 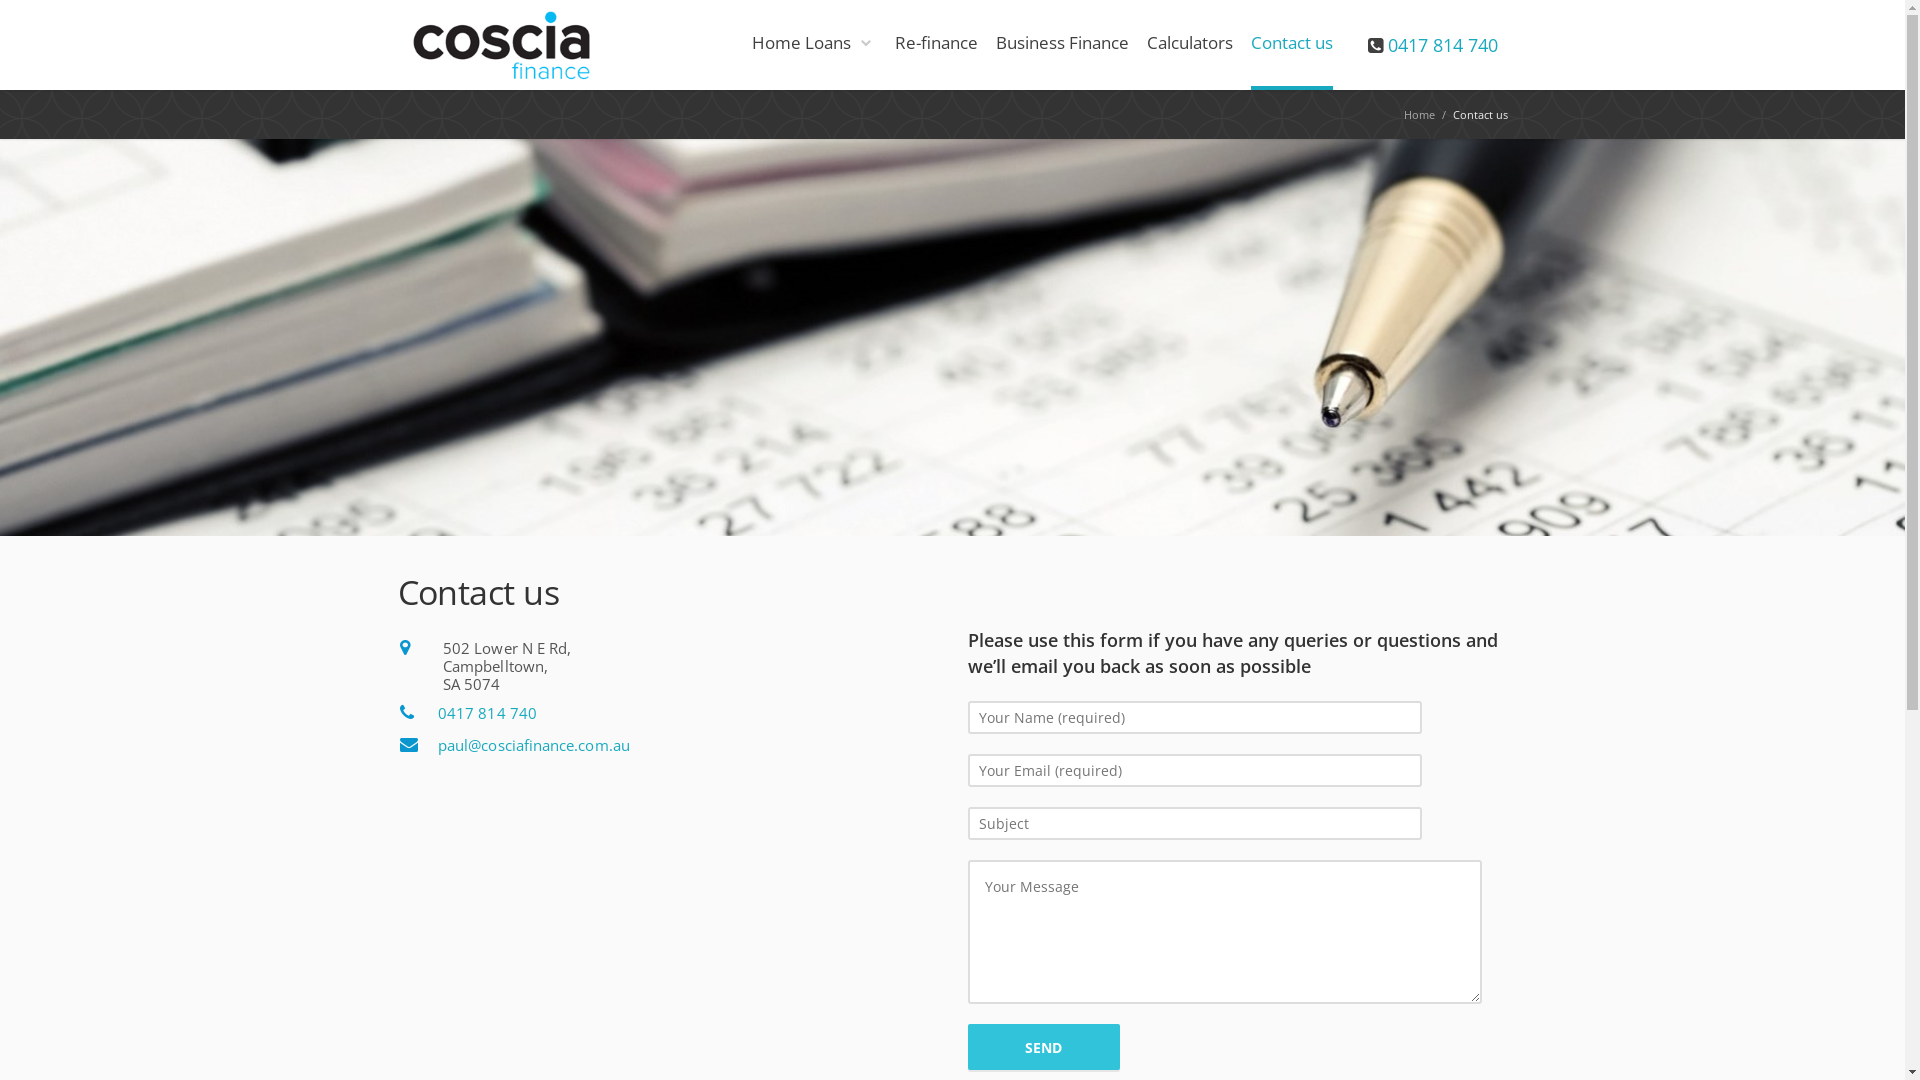 What do you see at coordinates (1418, 114) in the screenshot?
I see `'Home'` at bounding box center [1418, 114].